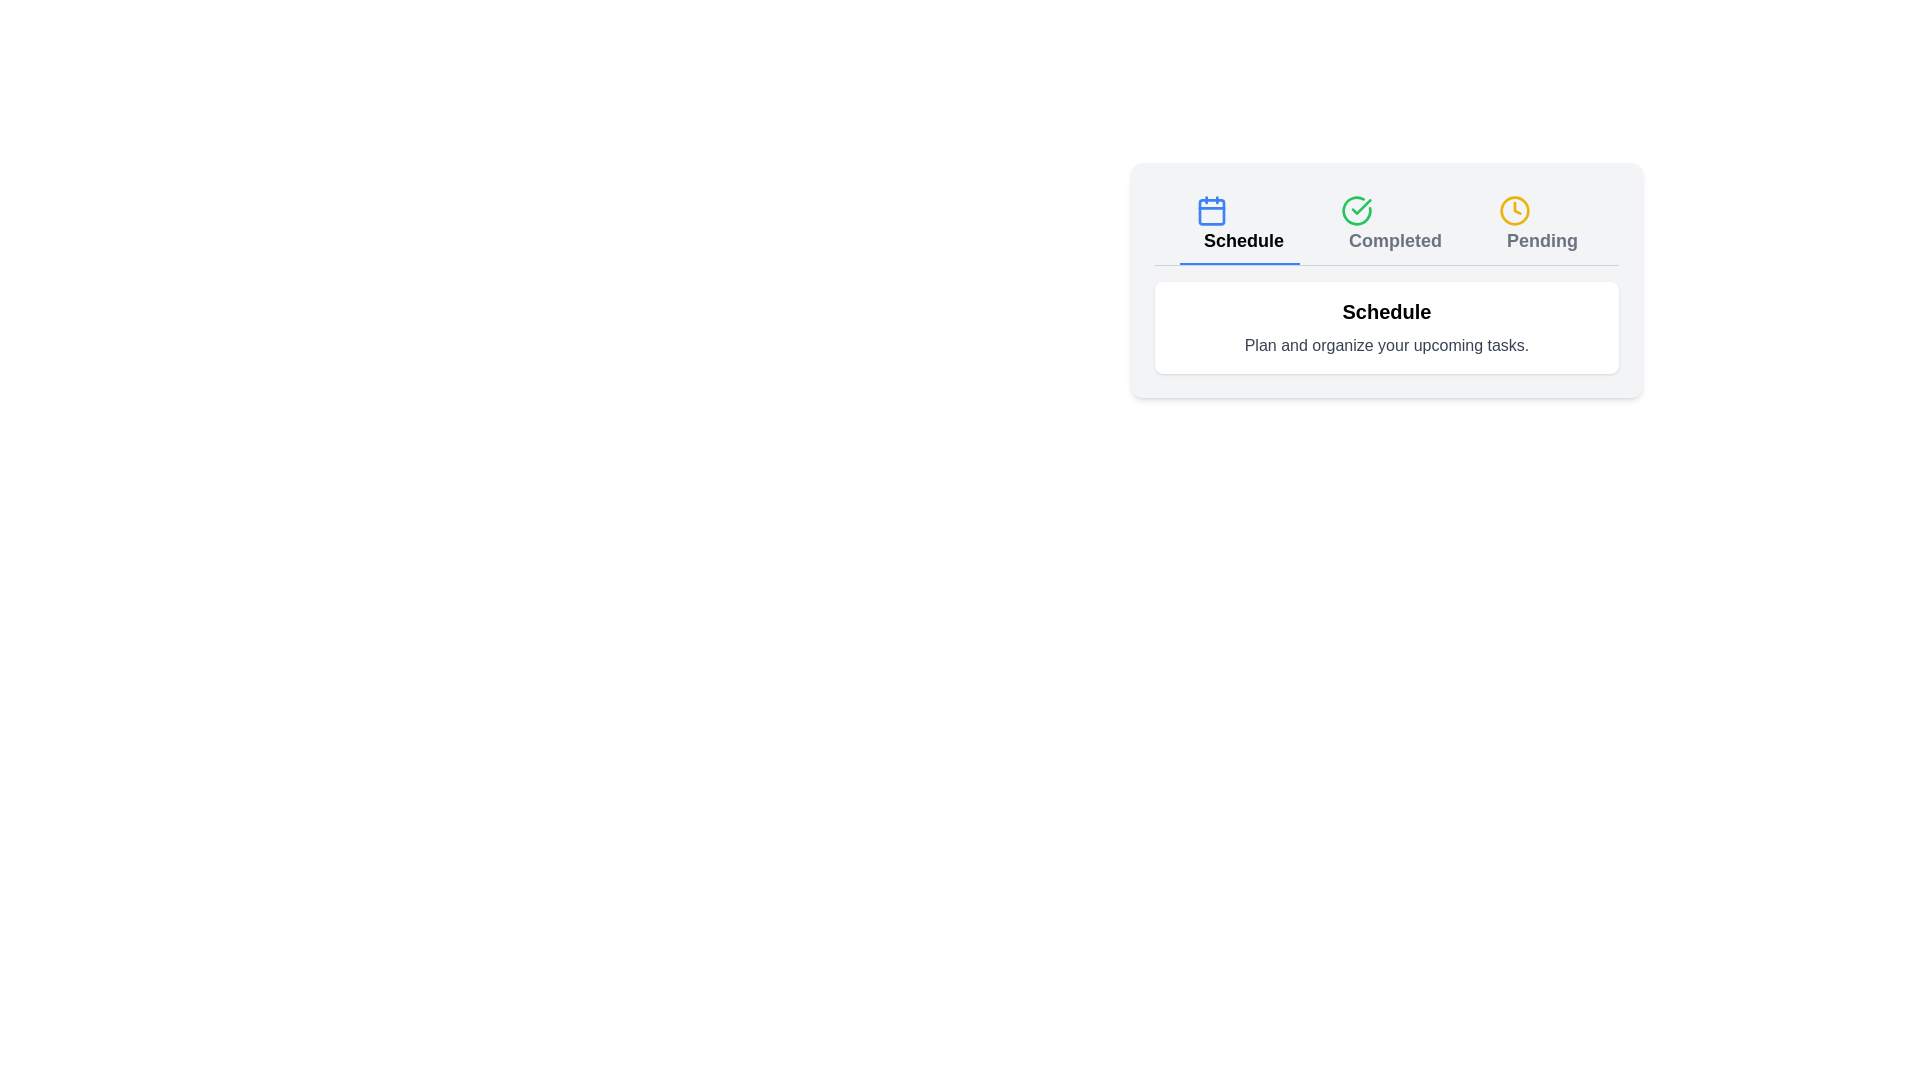 The image size is (1920, 1080). Describe the element at coordinates (1238, 225) in the screenshot. I see `the tab button corresponding to Schedule` at that location.